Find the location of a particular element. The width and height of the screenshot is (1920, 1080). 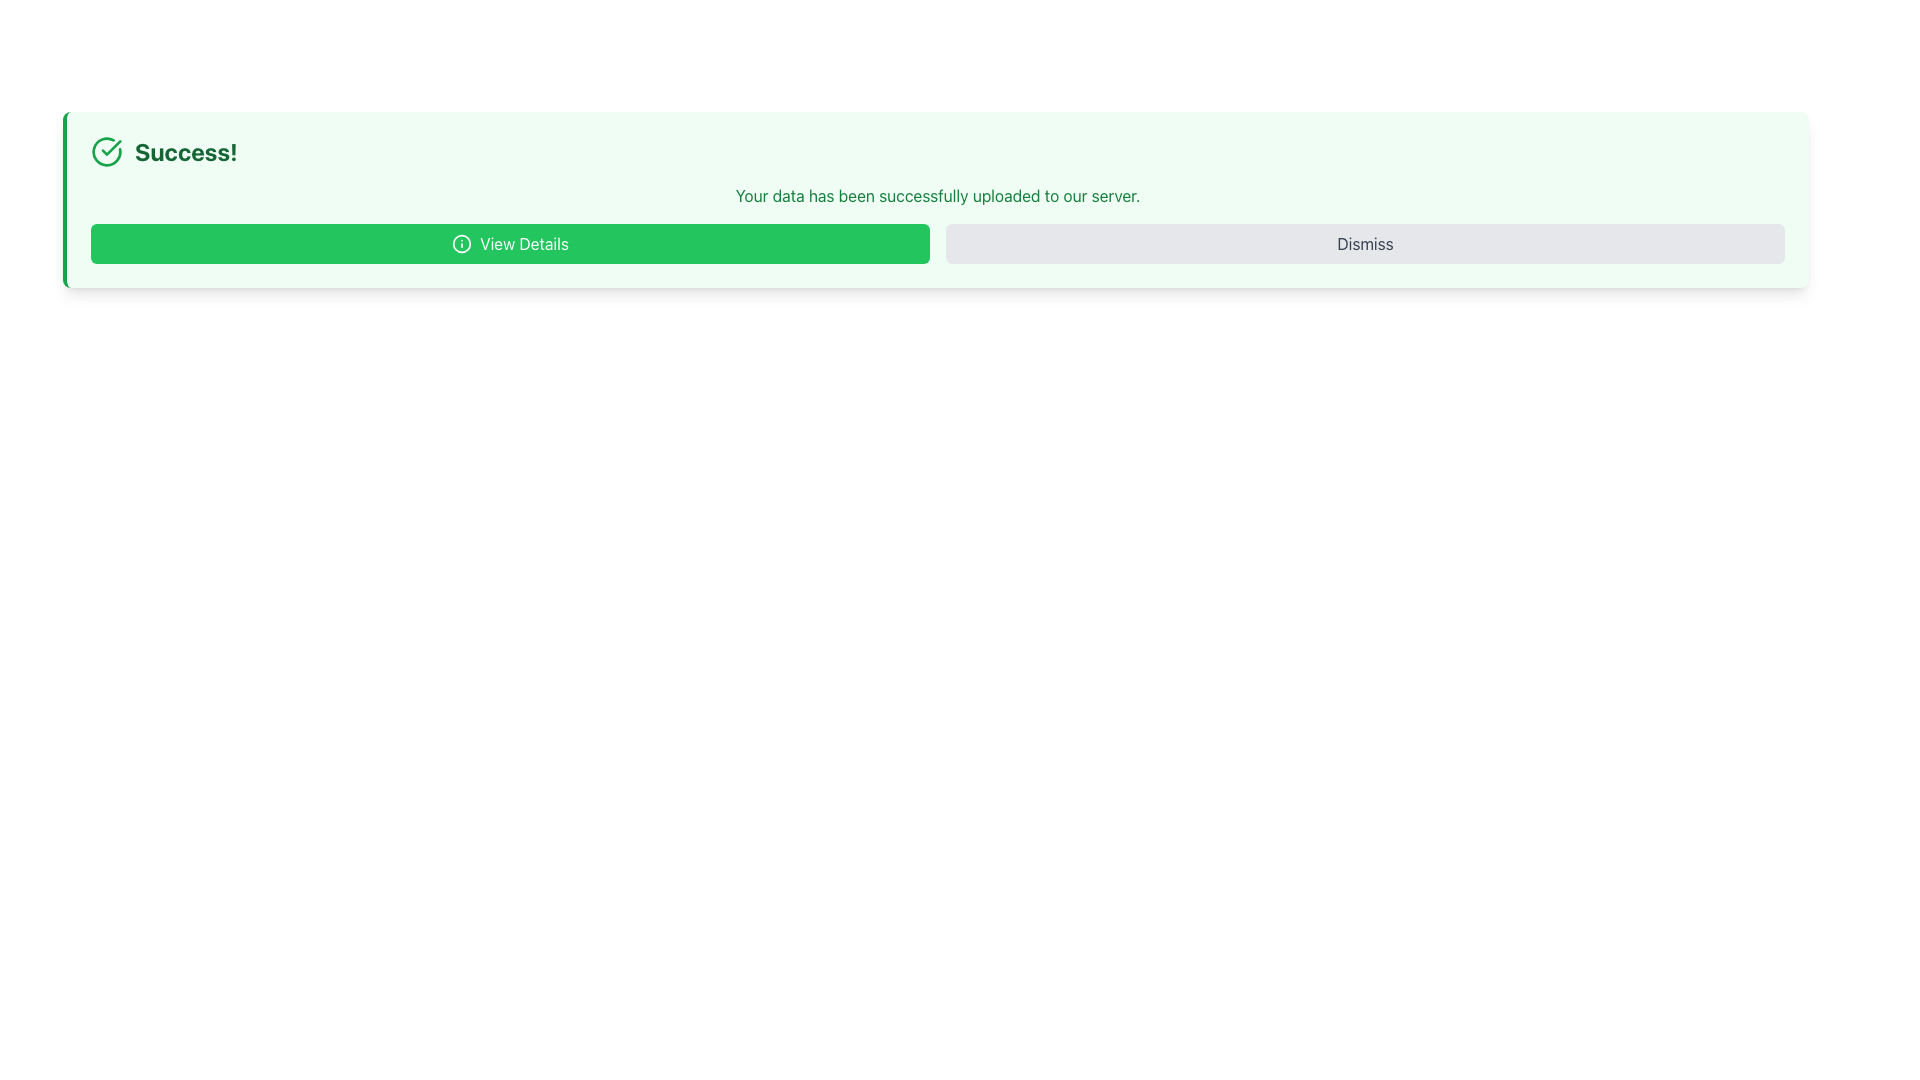

the SVG graphic shape (circle) within the informational icon that indicates availability of further information, located to the left of the 'View Details' text in the green confirmation bar is located at coordinates (461, 242).